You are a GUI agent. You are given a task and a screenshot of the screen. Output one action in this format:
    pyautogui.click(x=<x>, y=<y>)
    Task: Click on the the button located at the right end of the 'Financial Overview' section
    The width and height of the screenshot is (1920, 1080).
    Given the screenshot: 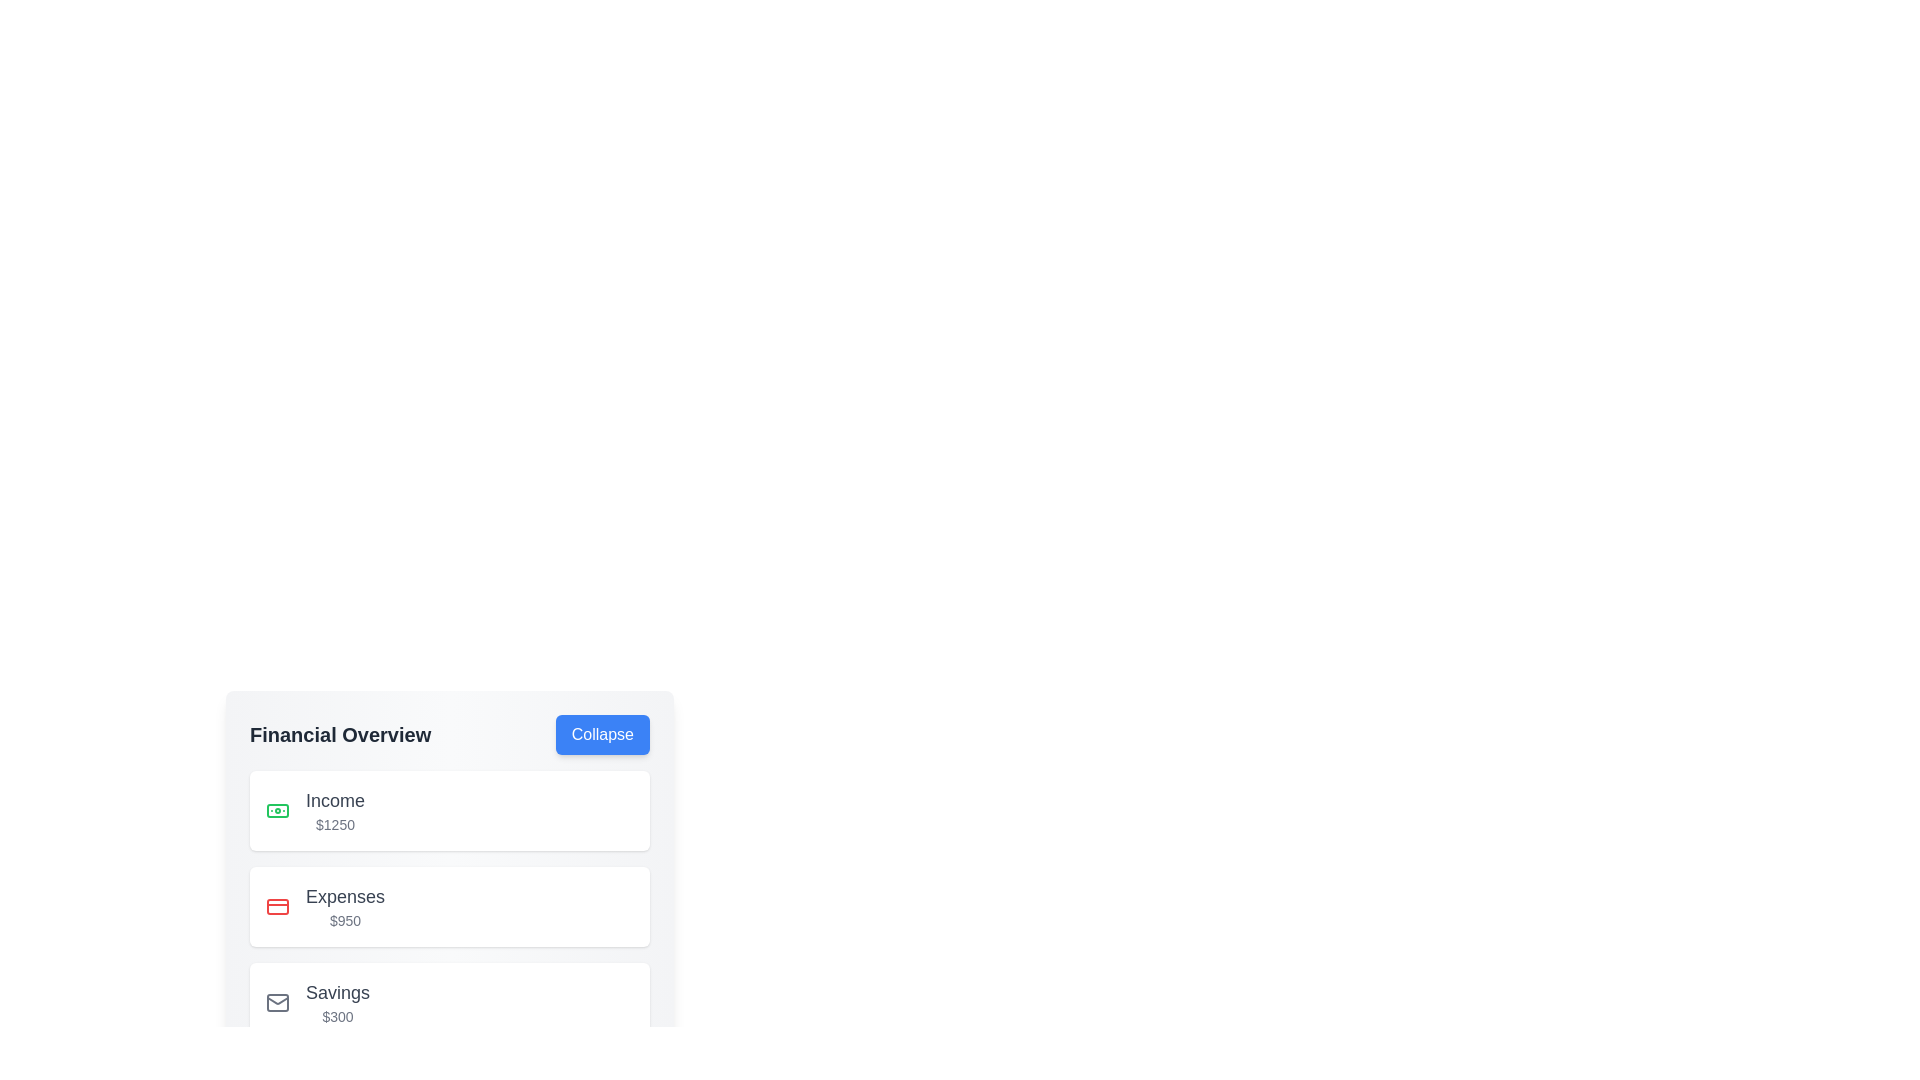 What is the action you would take?
    pyautogui.click(x=601, y=735)
    